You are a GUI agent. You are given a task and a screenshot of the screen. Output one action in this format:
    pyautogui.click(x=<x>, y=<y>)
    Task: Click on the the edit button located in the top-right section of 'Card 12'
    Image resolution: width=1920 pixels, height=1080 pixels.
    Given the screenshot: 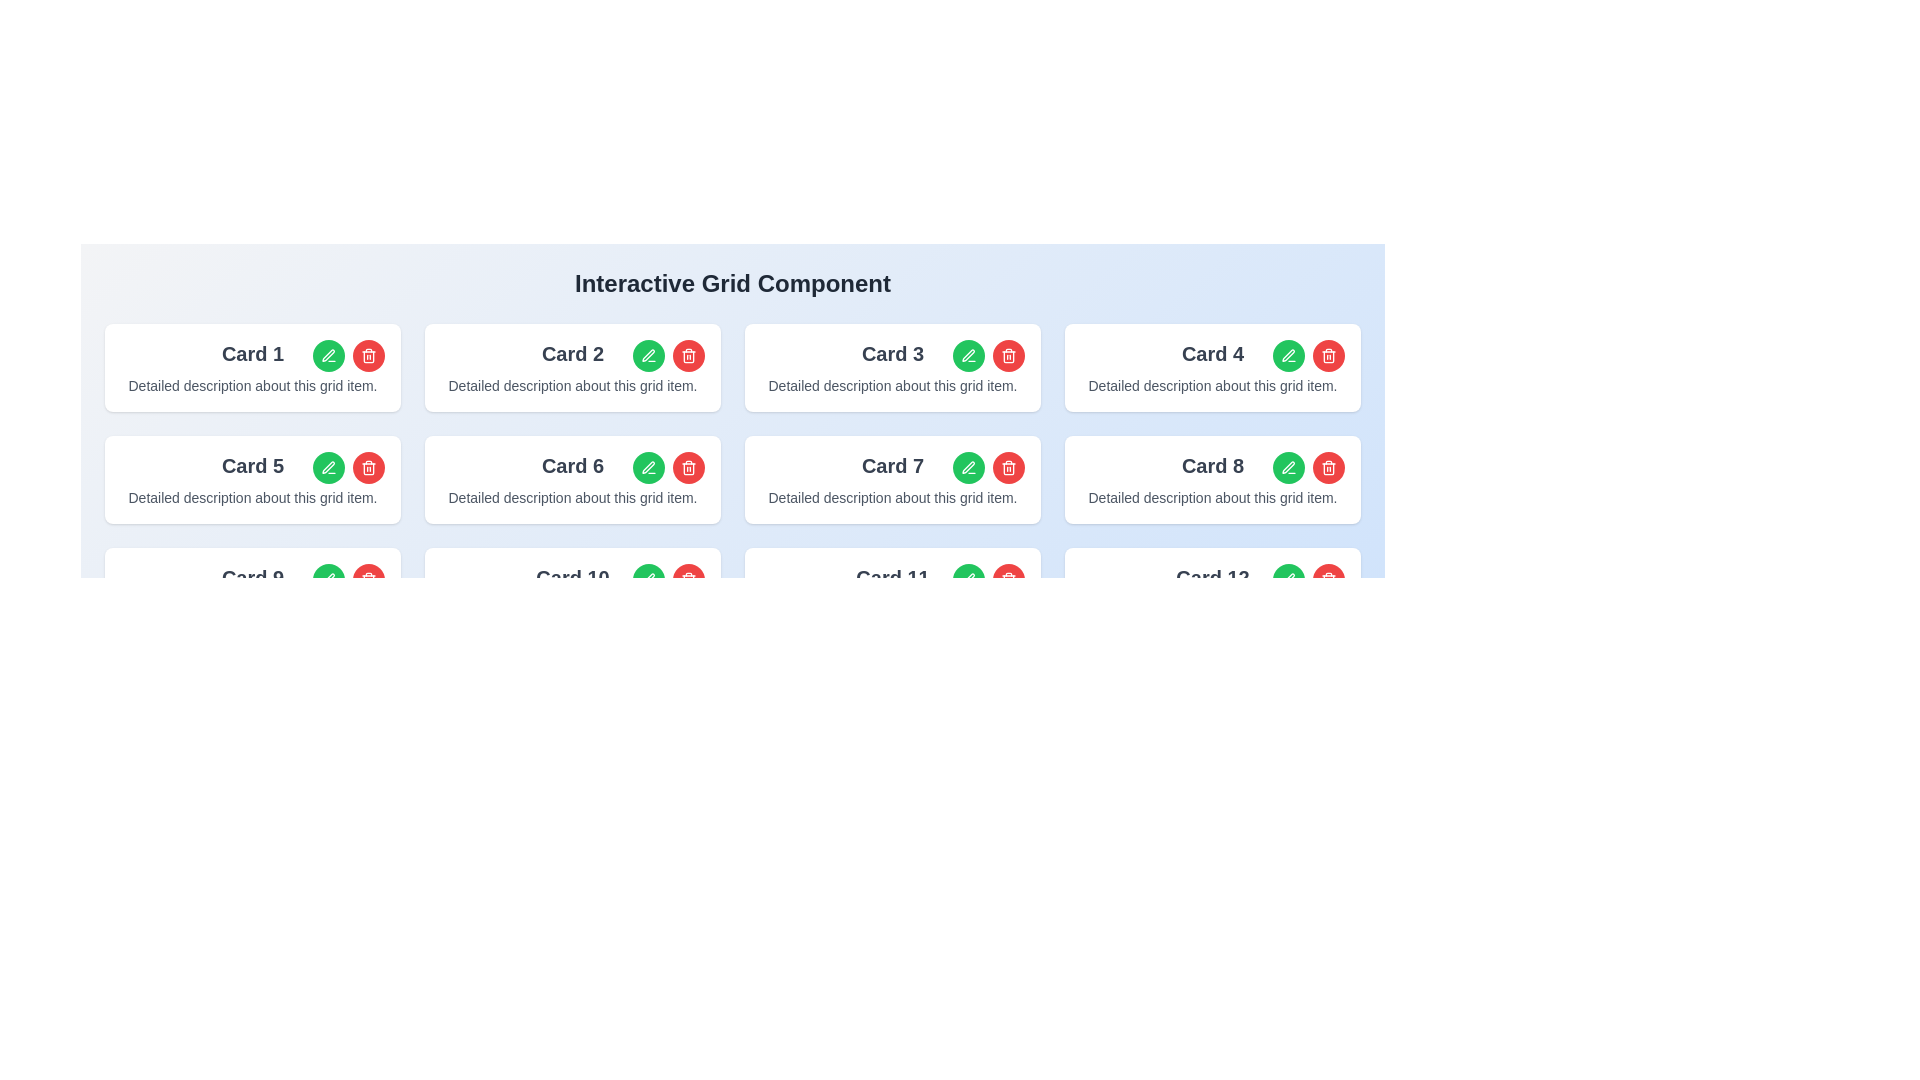 What is the action you would take?
    pyautogui.click(x=1289, y=579)
    